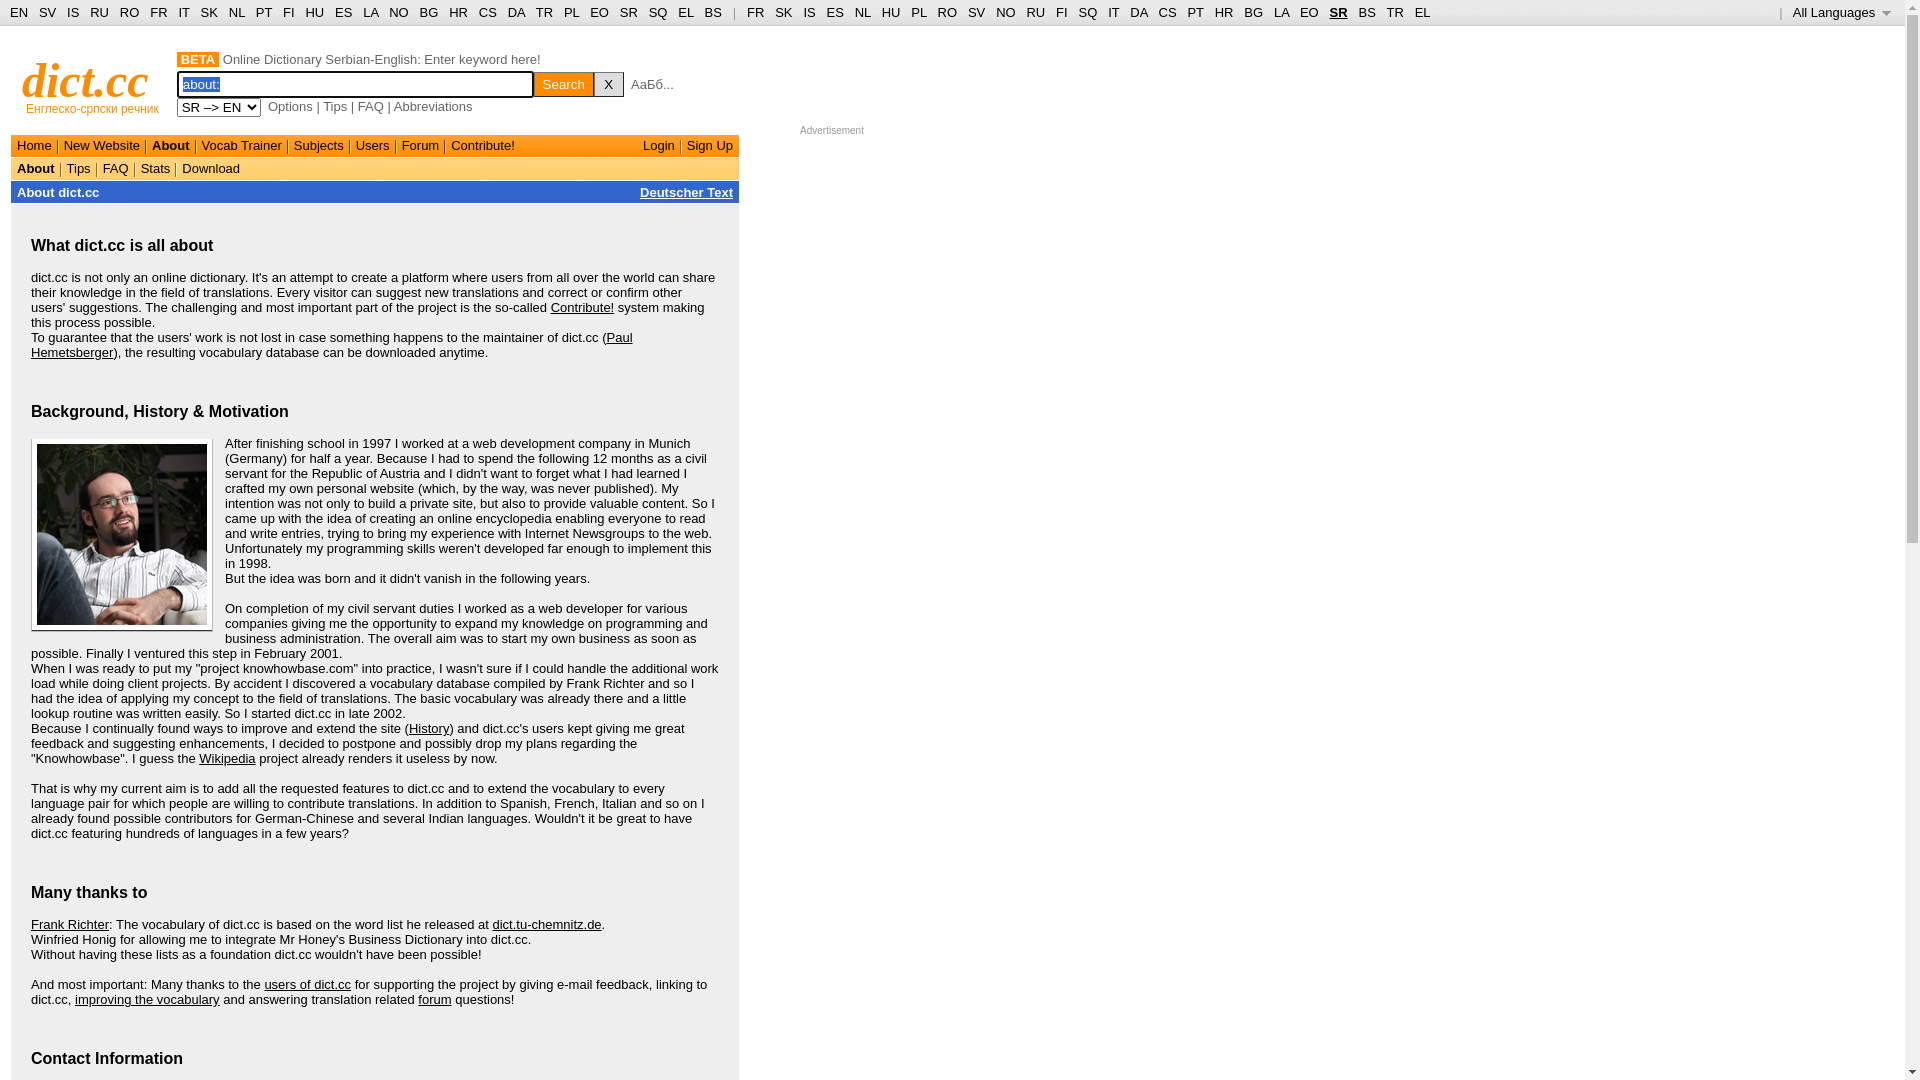 The height and width of the screenshot is (1080, 1920). What do you see at coordinates (536, 12) in the screenshot?
I see `'TR'` at bounding box center [536, 12].